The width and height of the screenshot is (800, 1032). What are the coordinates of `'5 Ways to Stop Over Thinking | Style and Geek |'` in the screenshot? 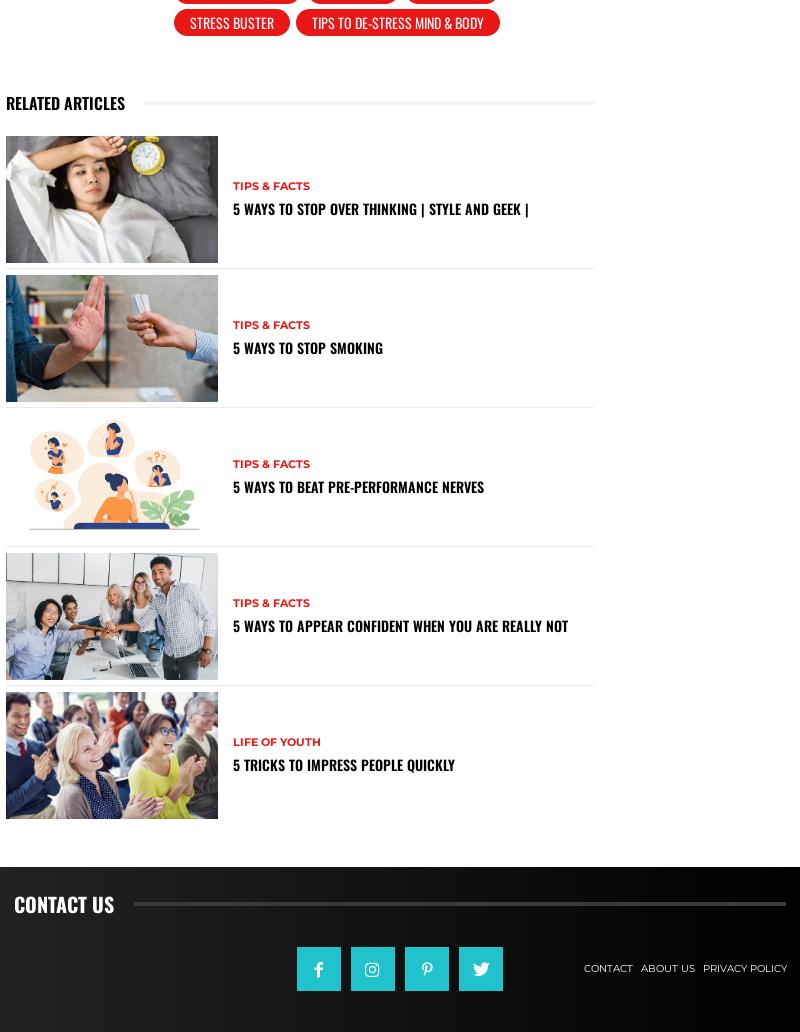 It's located at (231, 207).